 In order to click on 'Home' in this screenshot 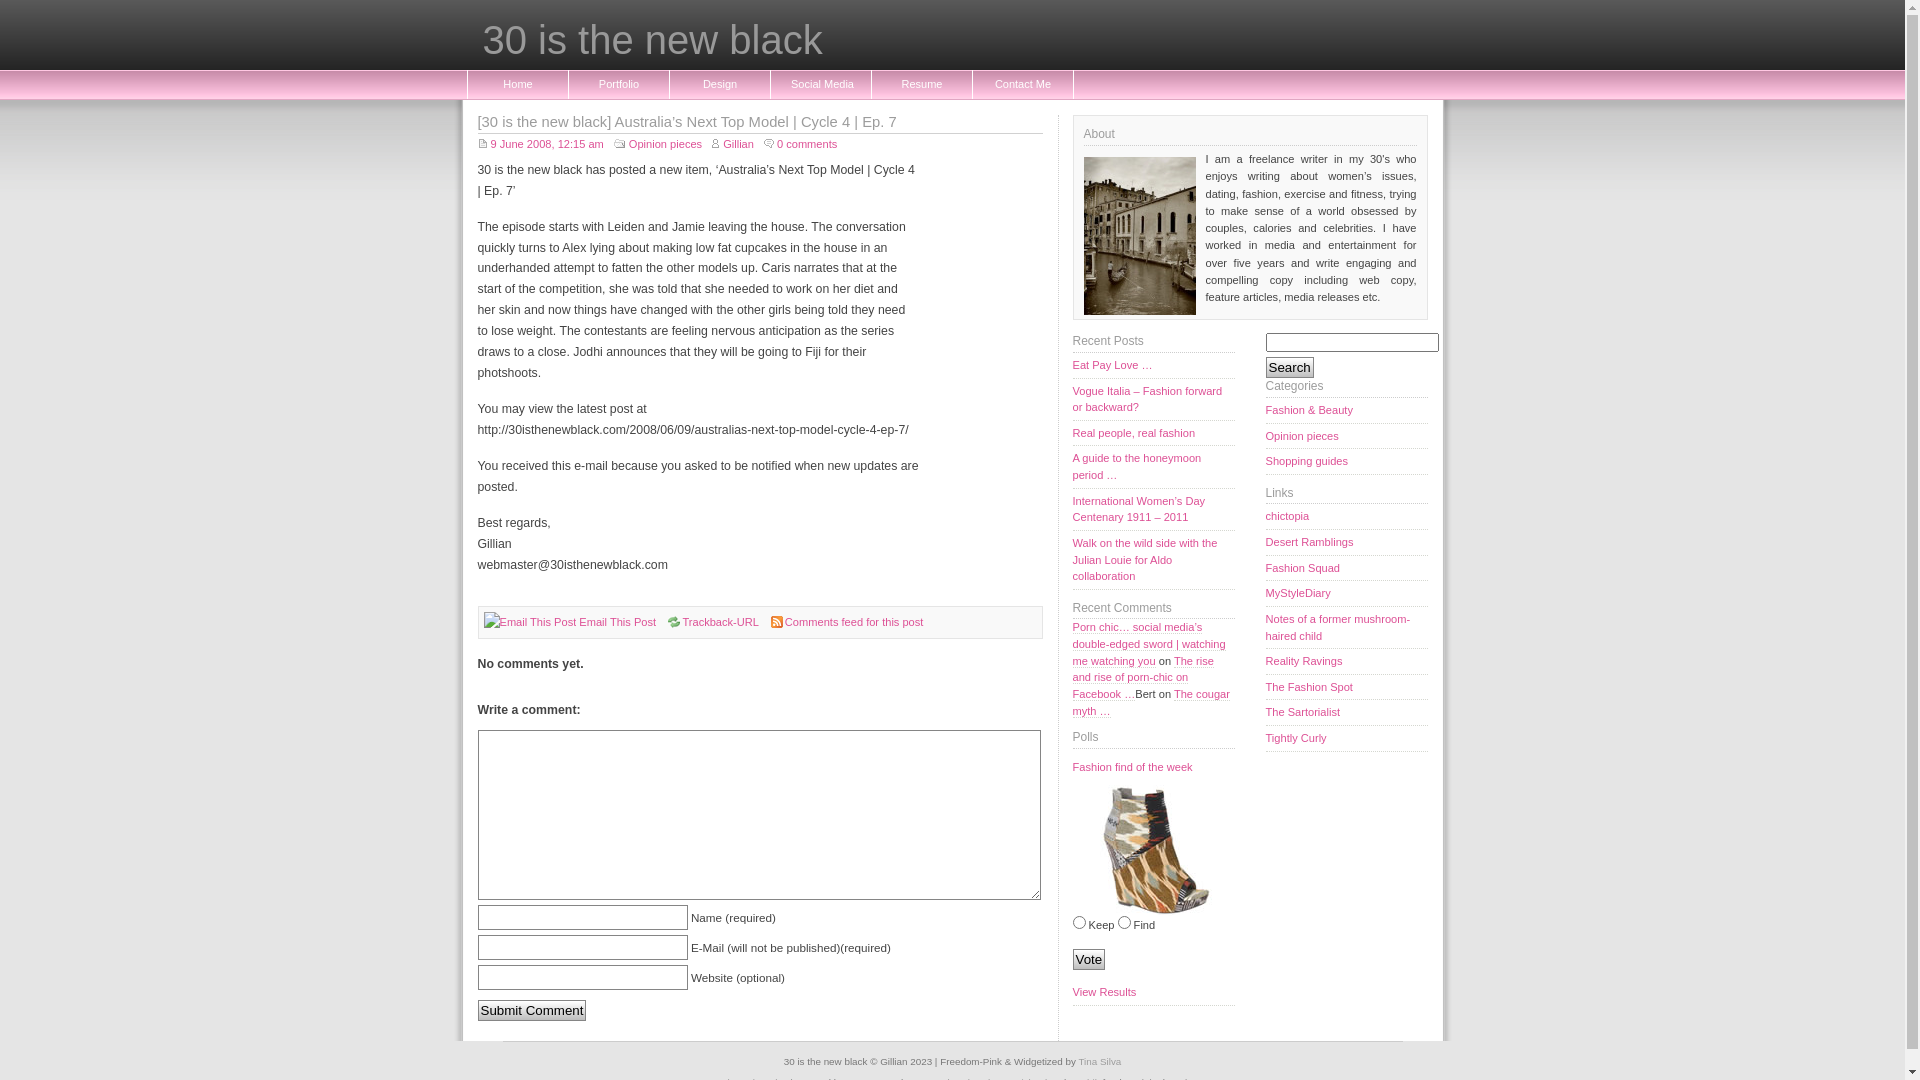, I will do `click(518, 83)`.